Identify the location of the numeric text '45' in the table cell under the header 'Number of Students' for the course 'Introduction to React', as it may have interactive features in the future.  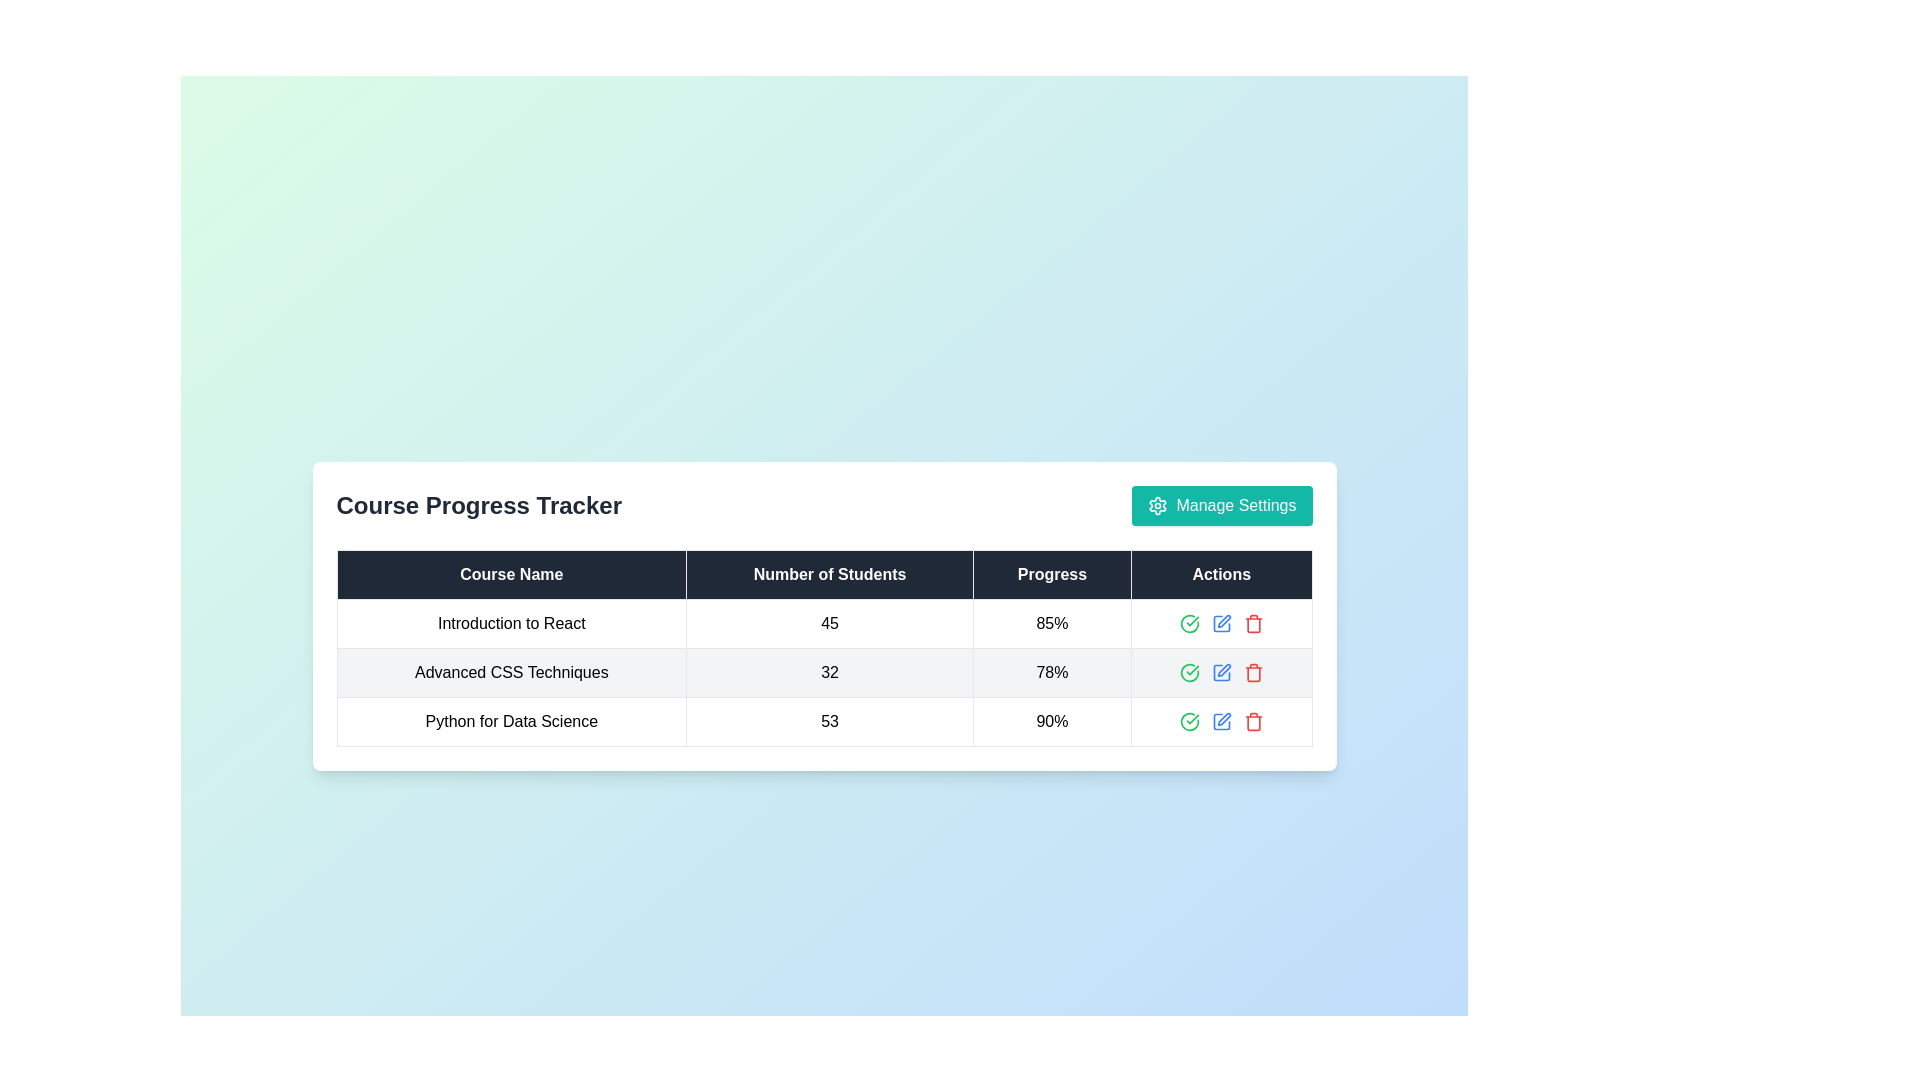
(830, 622).